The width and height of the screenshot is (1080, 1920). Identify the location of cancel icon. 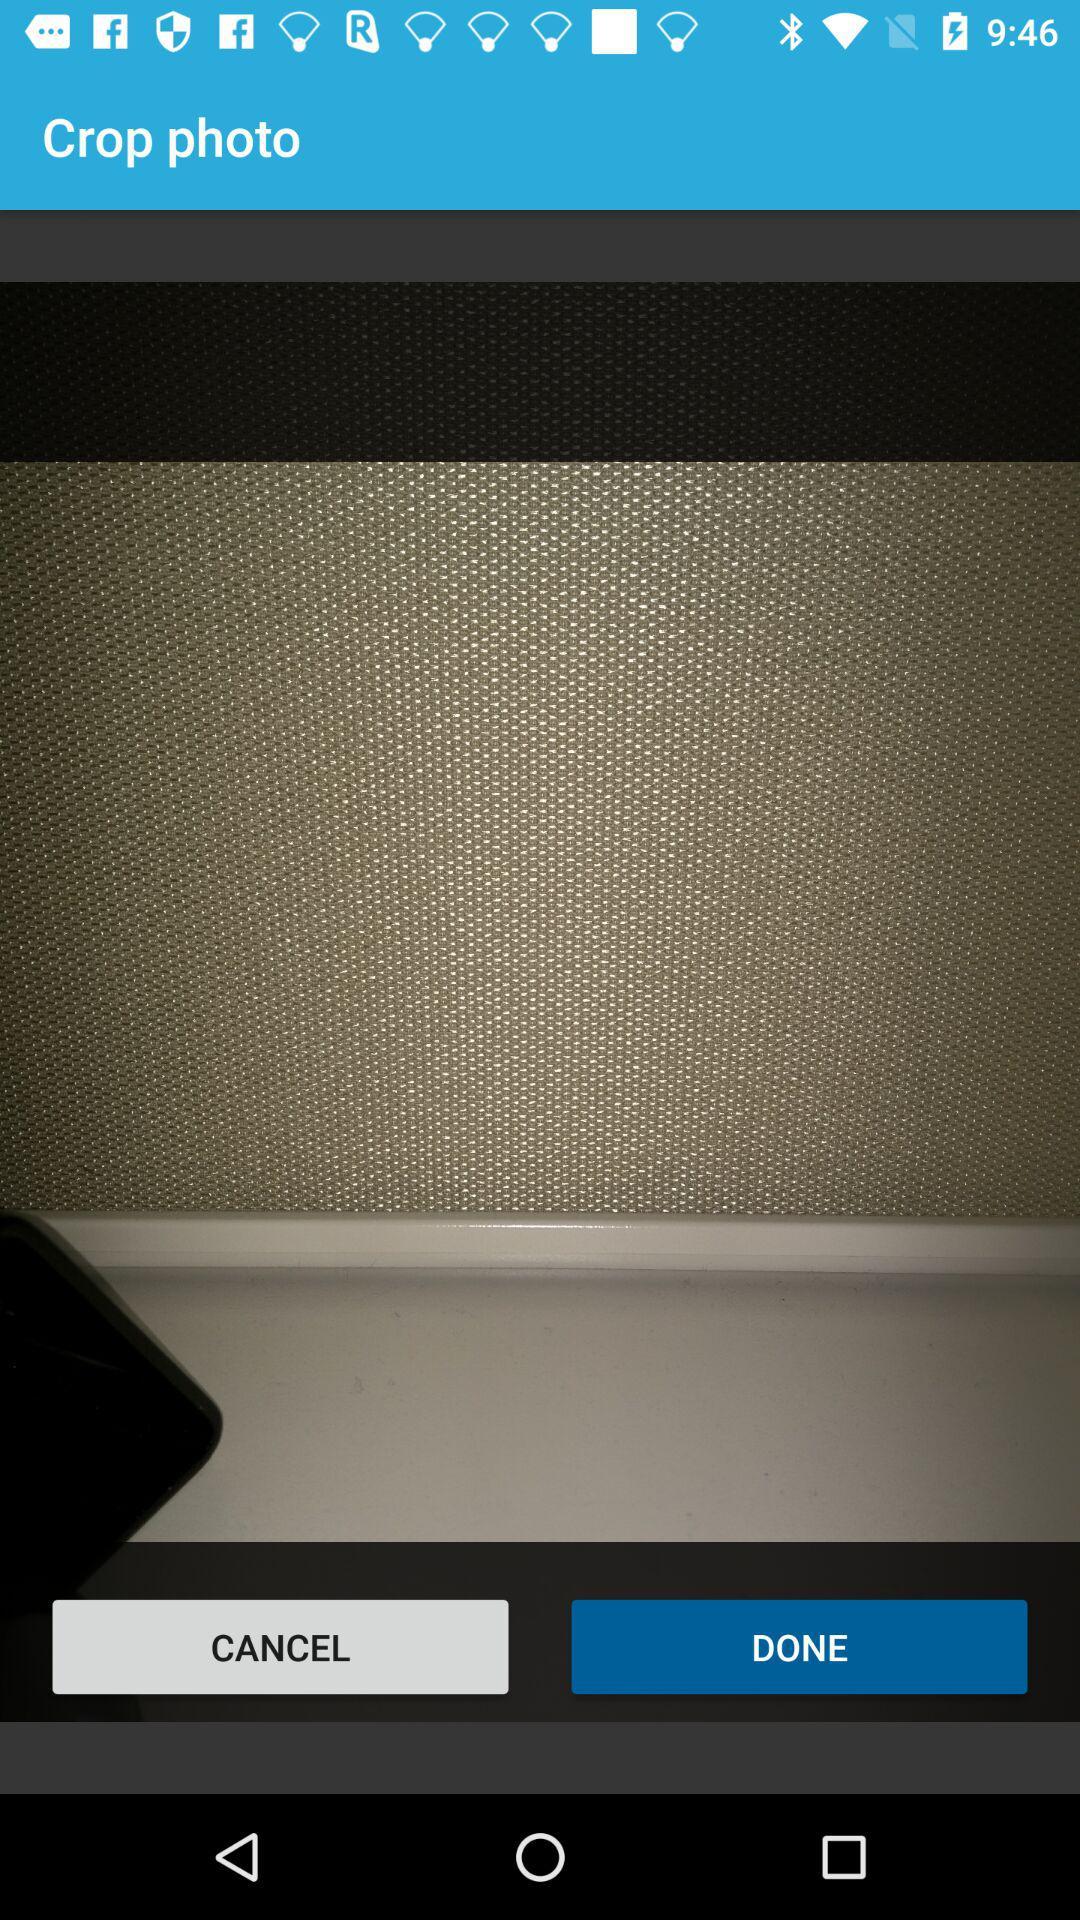
(280, 1646).